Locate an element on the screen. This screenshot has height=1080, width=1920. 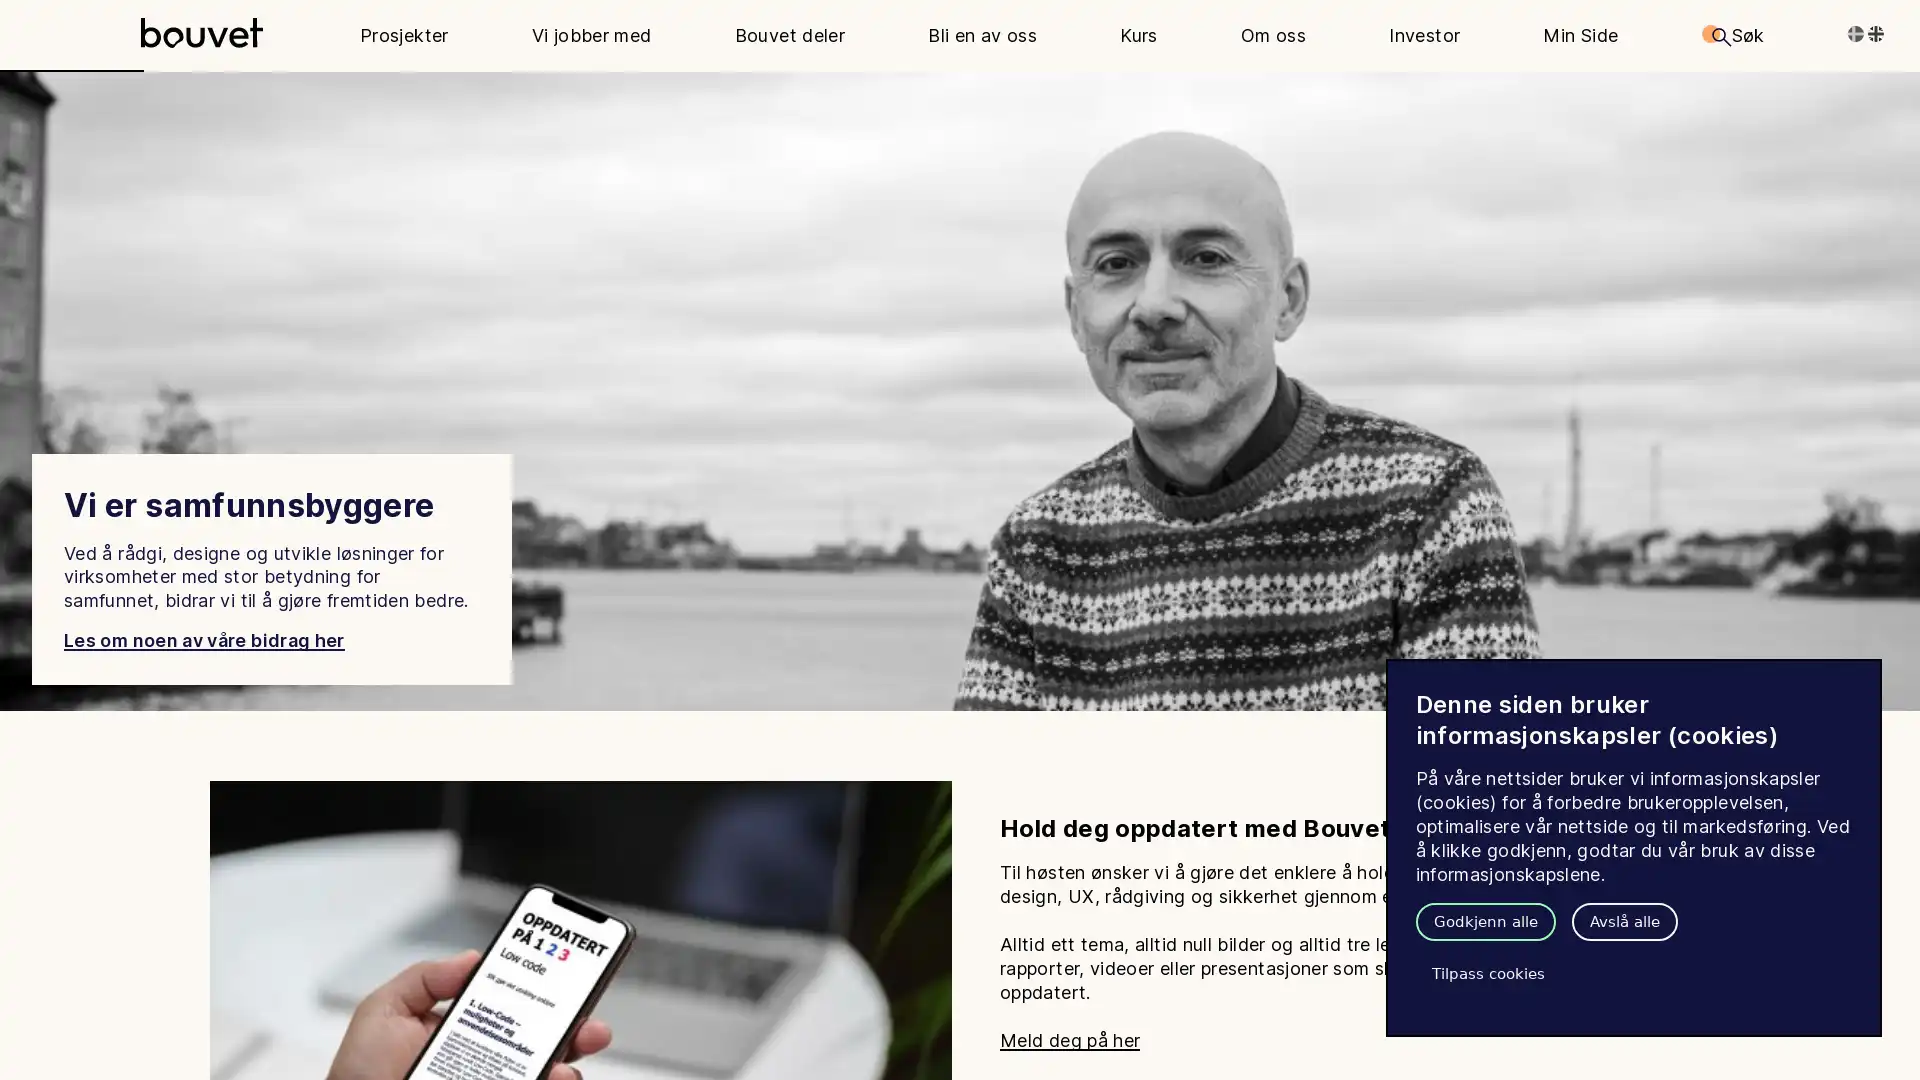
Tilpass cookies is located at coordinates (1487, 971).